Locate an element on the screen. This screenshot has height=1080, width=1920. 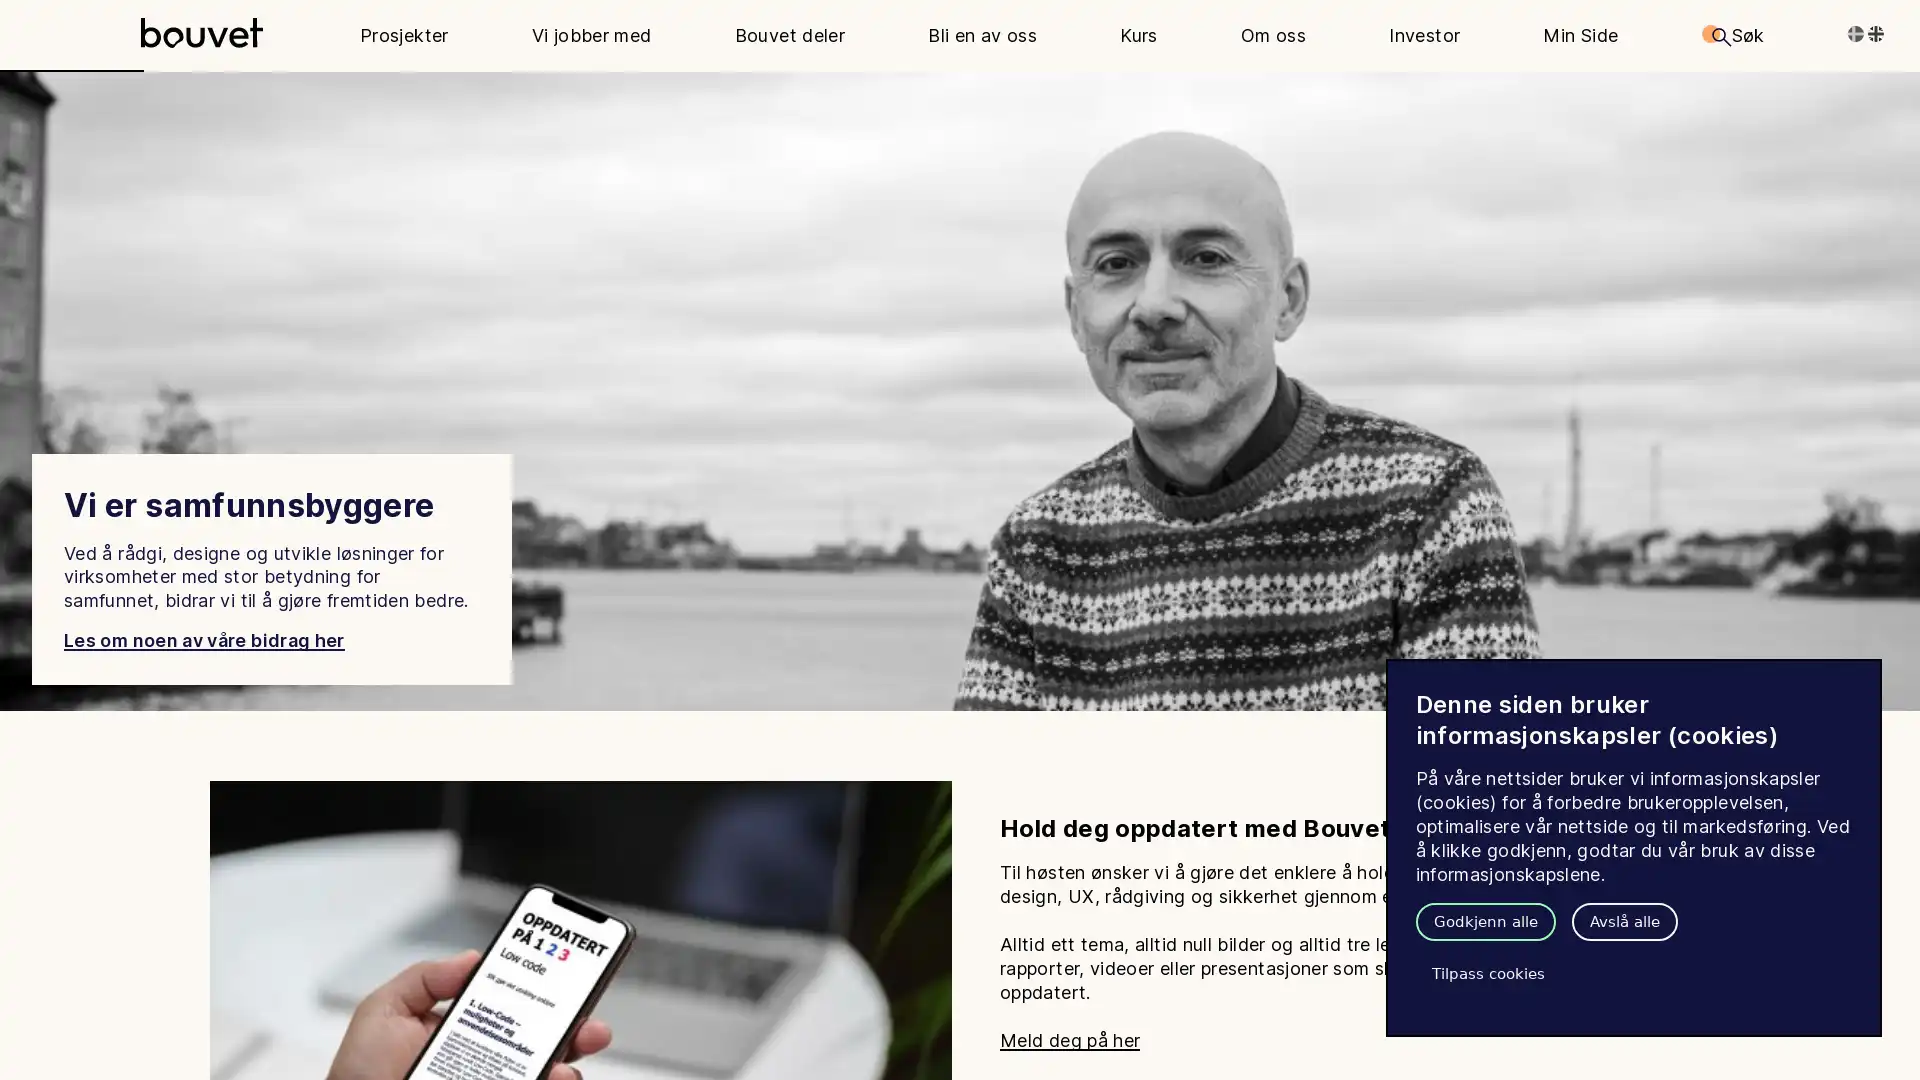
Tilpass cookies is located at coordinates (1487, 971).